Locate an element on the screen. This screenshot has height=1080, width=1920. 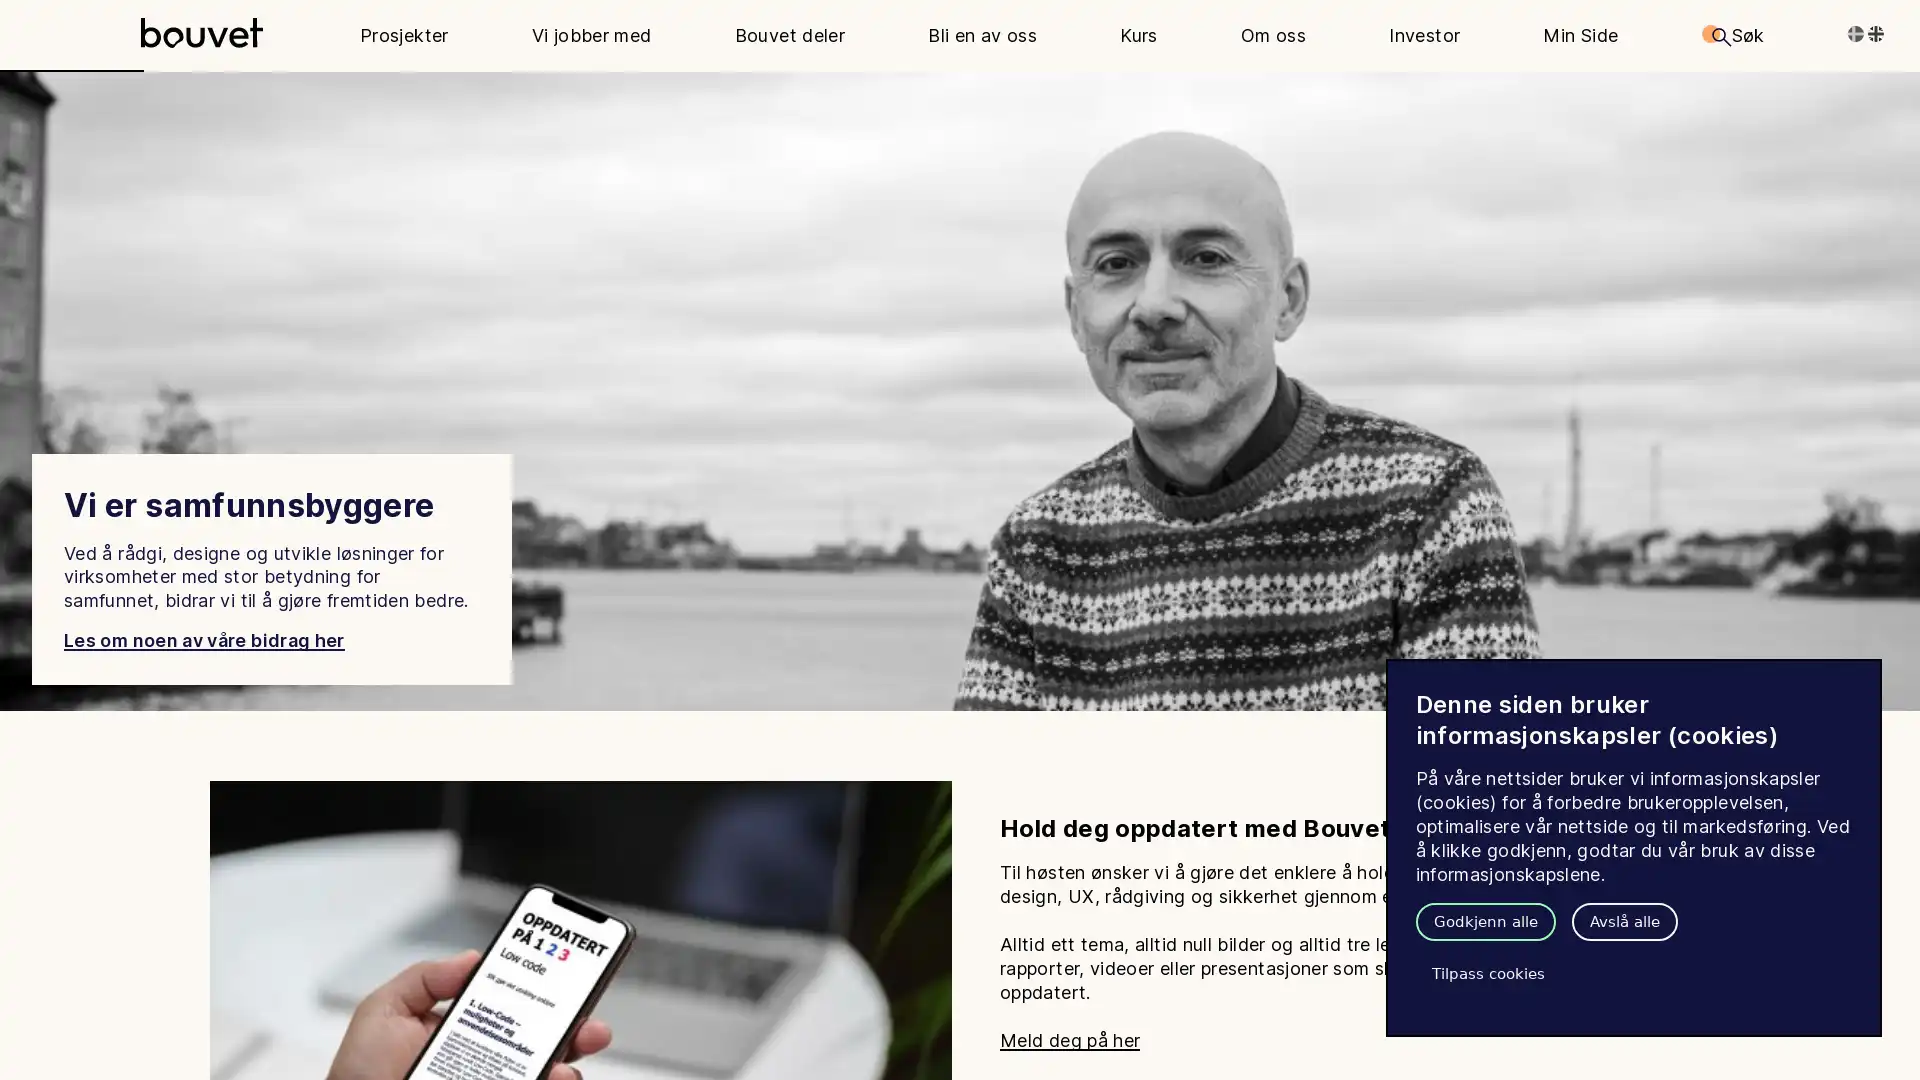
Tilpass cookies is located at coordinates (1487, 971).